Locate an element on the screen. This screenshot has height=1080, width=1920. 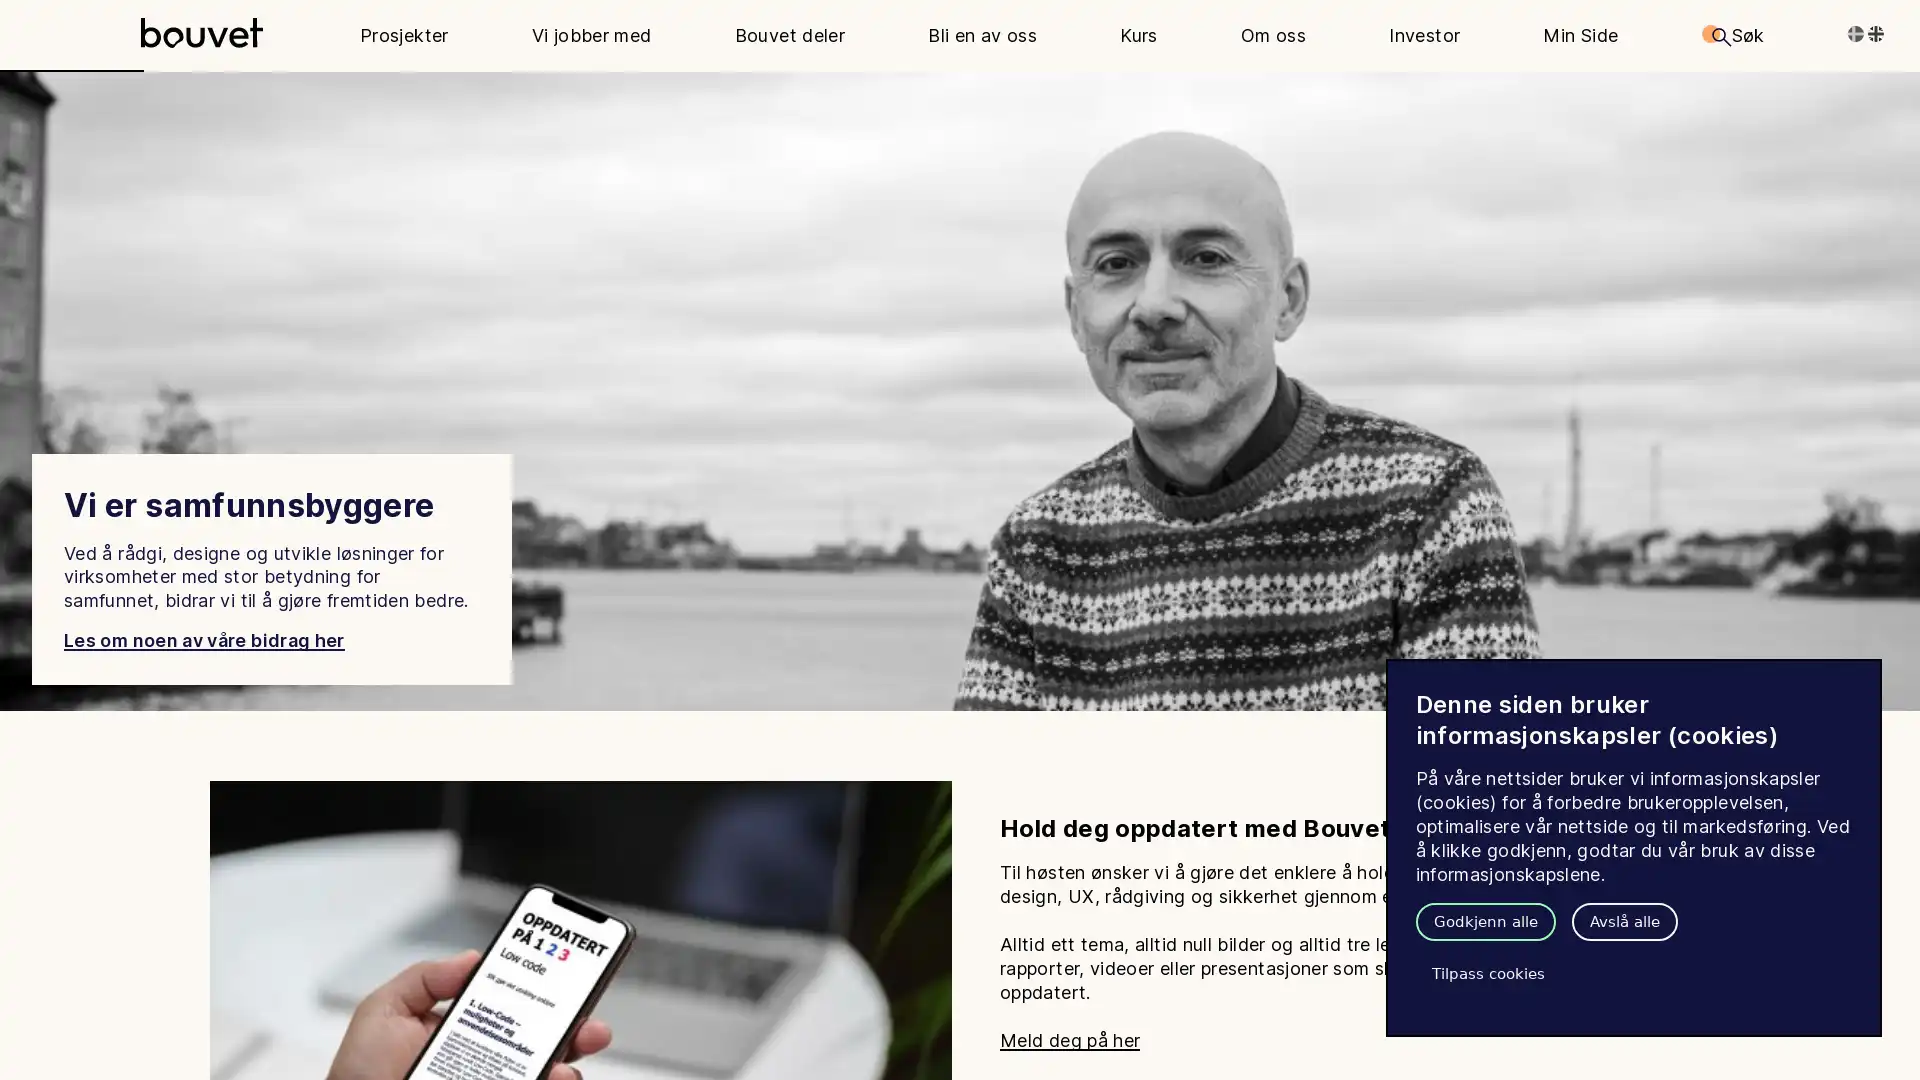
Tilpass cookies is located at coordinates (1487, 971).